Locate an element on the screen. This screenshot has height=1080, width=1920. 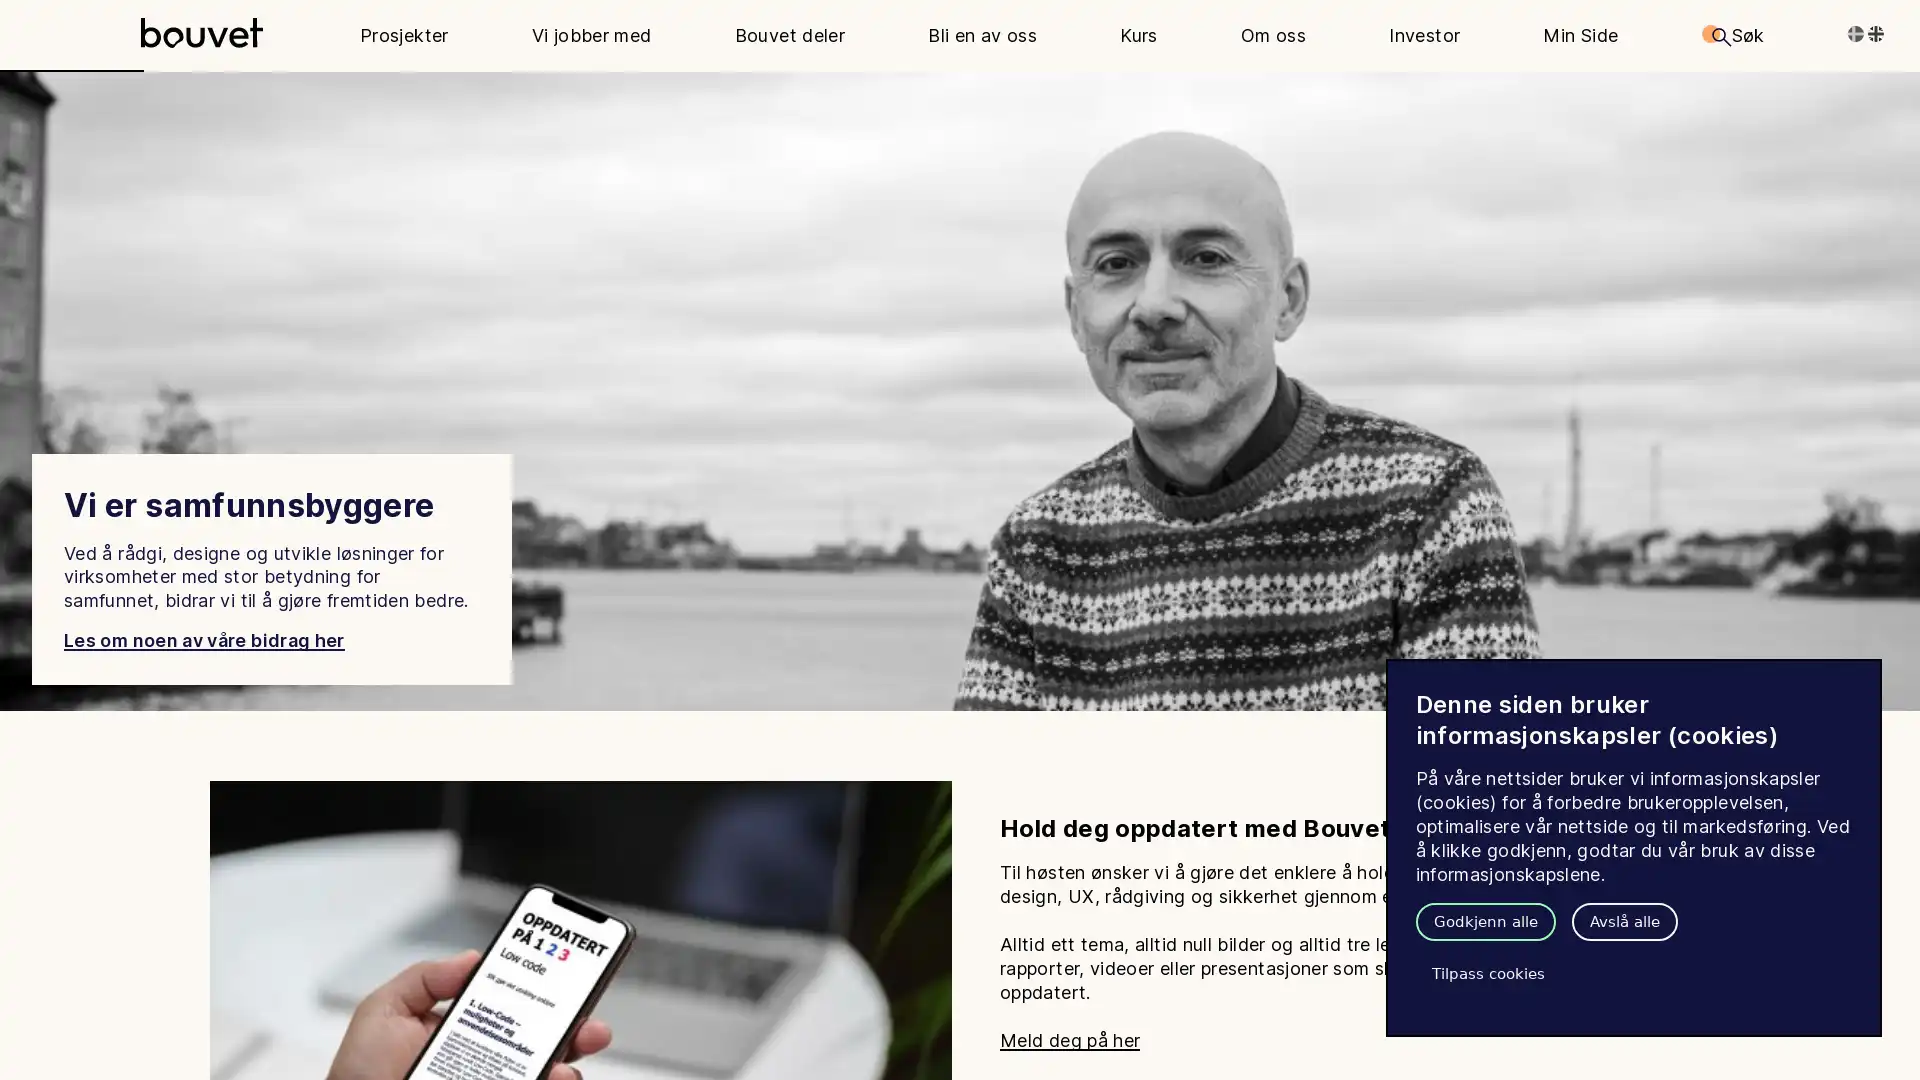
Tilpass cookies is located at coordinates (1487, 971).